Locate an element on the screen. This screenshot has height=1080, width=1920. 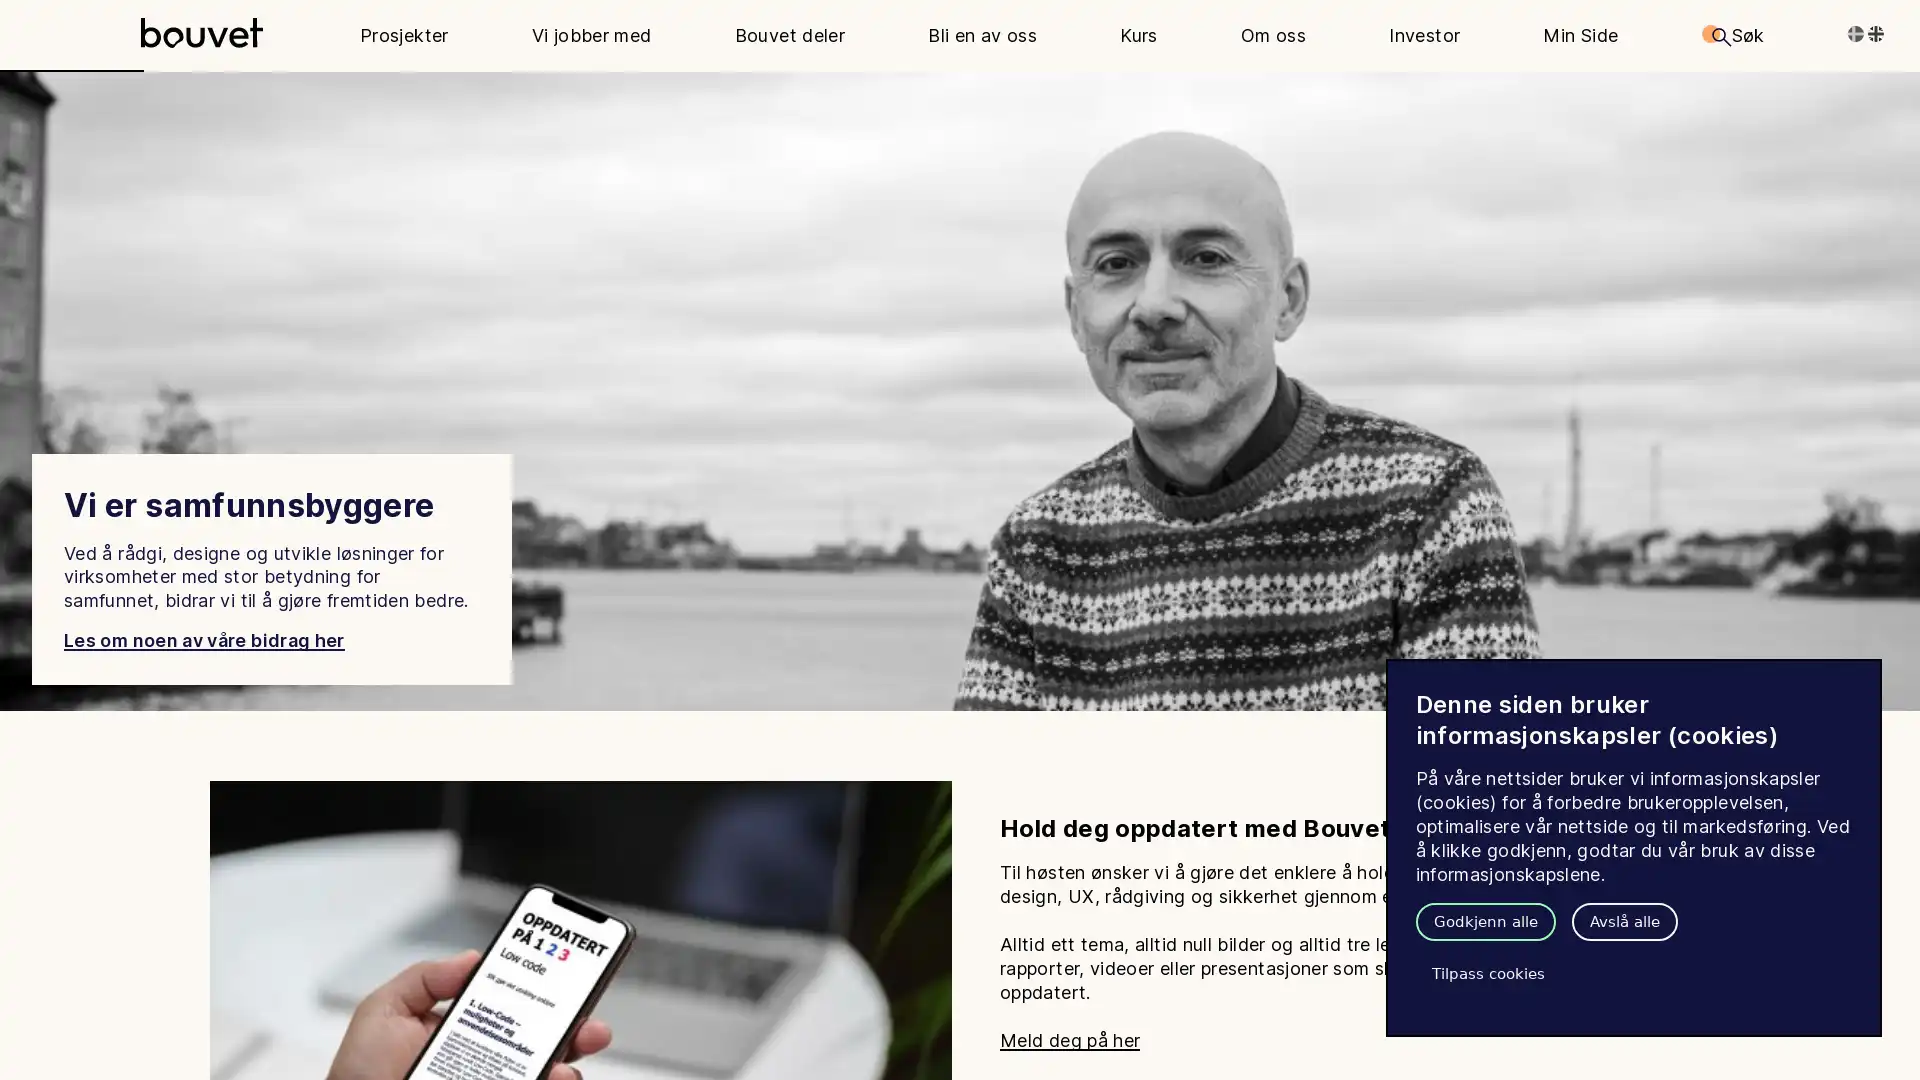
Tilpass cookies is located at coordinates (1487, 971).